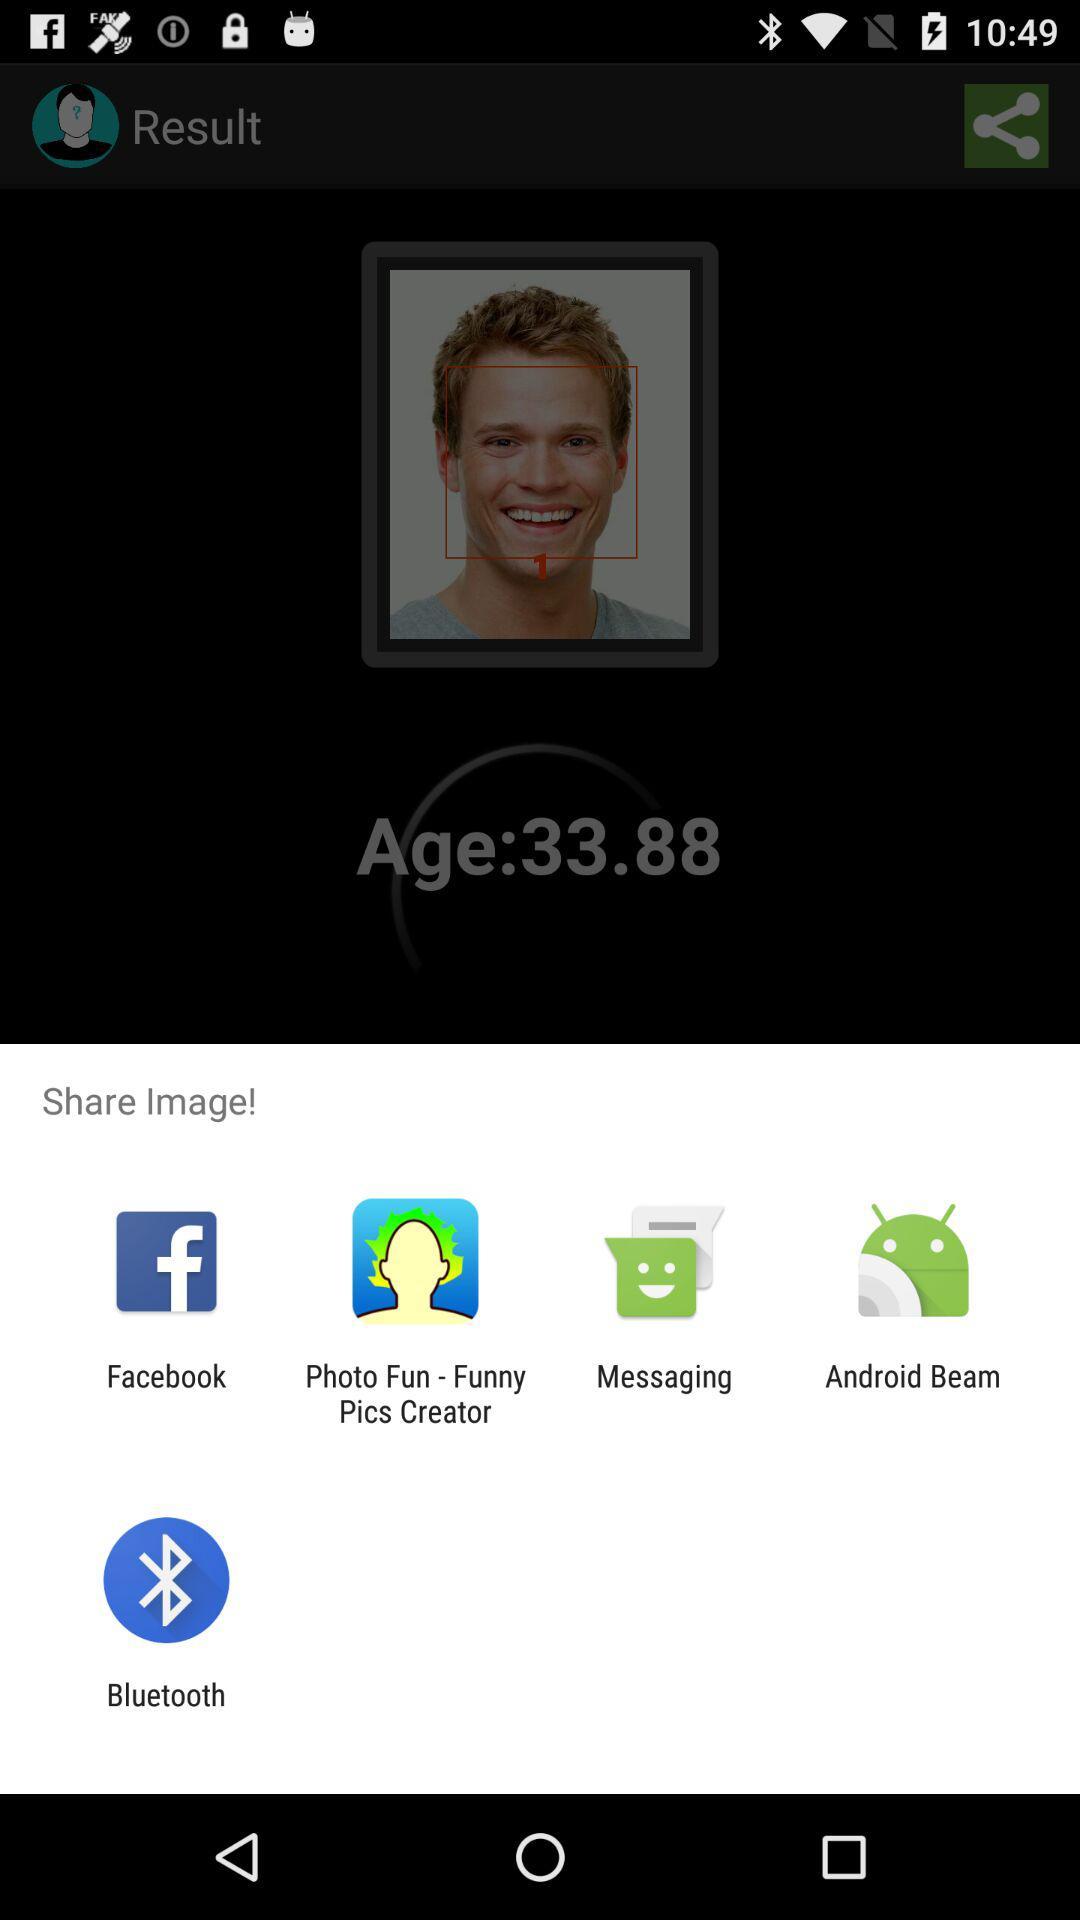 This screenshot has height=1920, width=1080. What do you see at coordinates (414, 1392) in the screenshot?
I see `photo fun funny icon` at bounding box center [414, 1392].